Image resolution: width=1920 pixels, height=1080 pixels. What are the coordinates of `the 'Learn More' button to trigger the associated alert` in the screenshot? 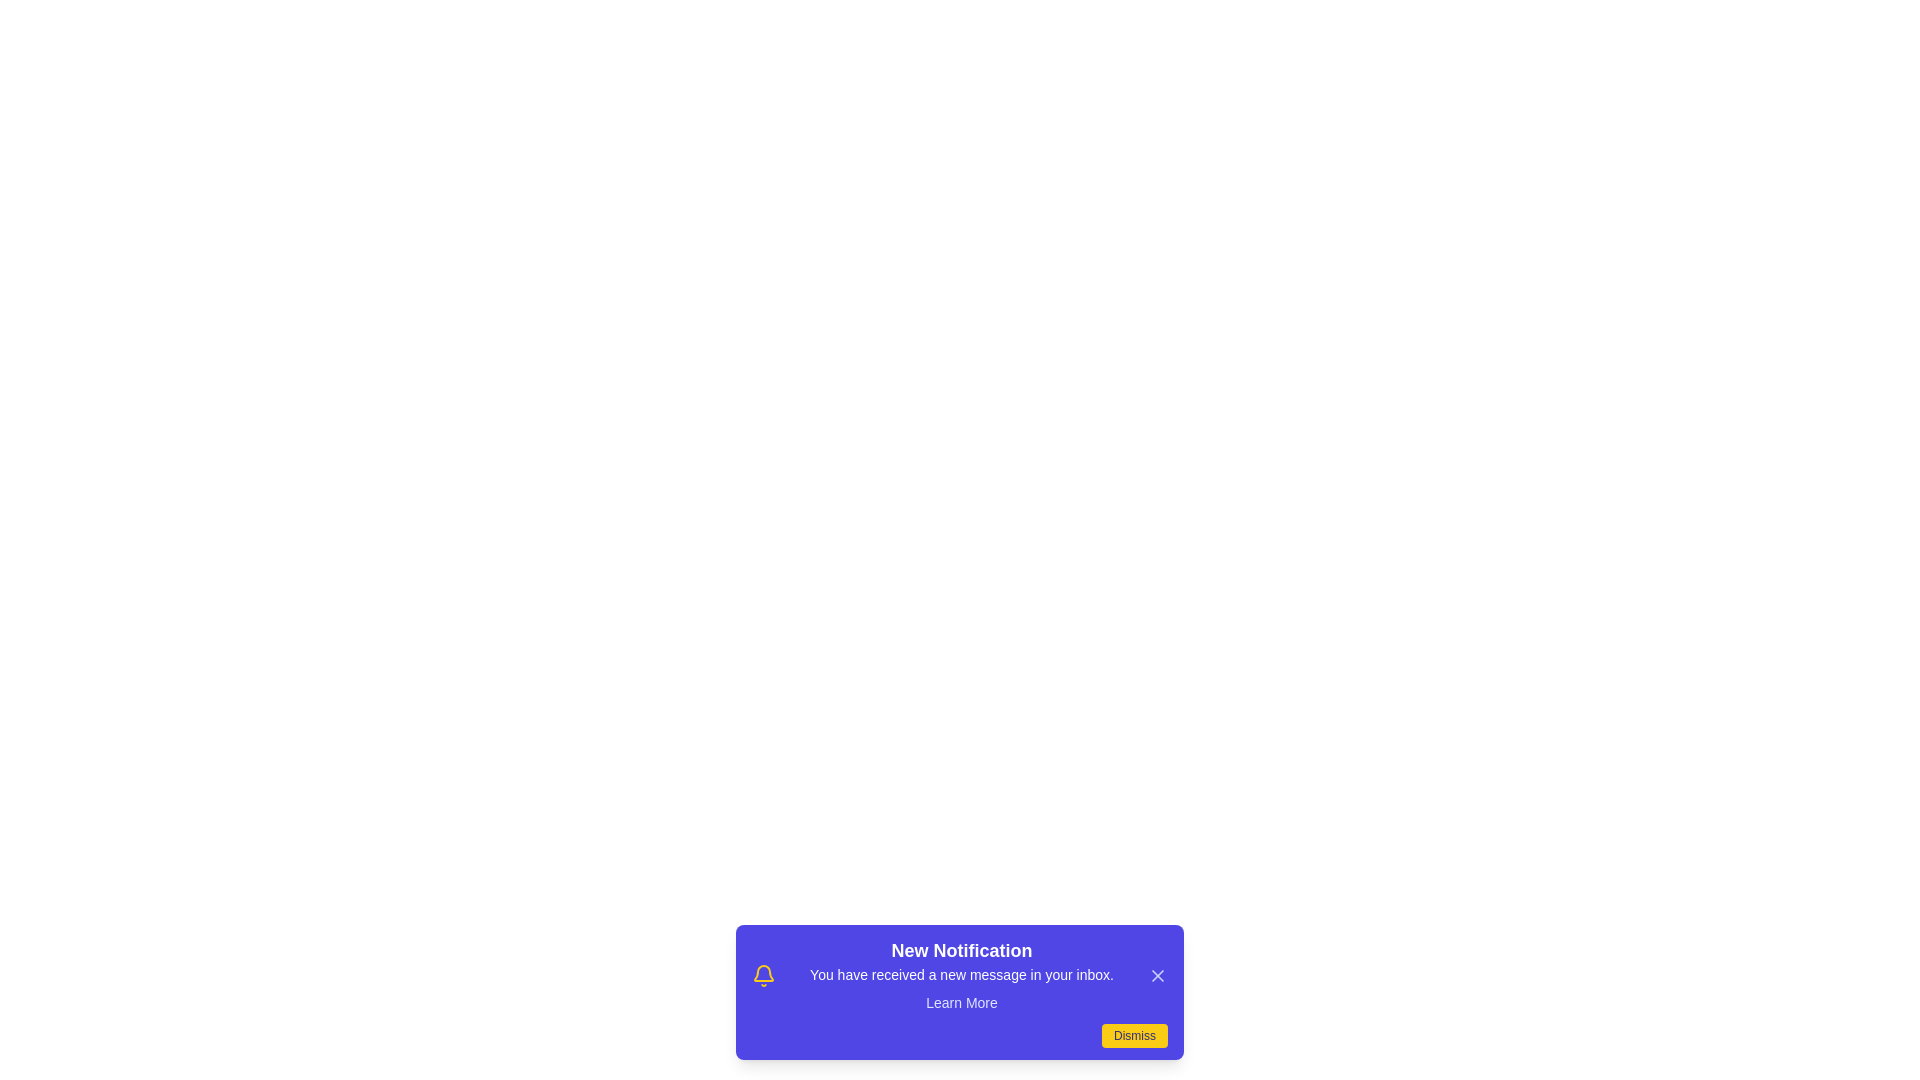 It's located at (961, 1002).